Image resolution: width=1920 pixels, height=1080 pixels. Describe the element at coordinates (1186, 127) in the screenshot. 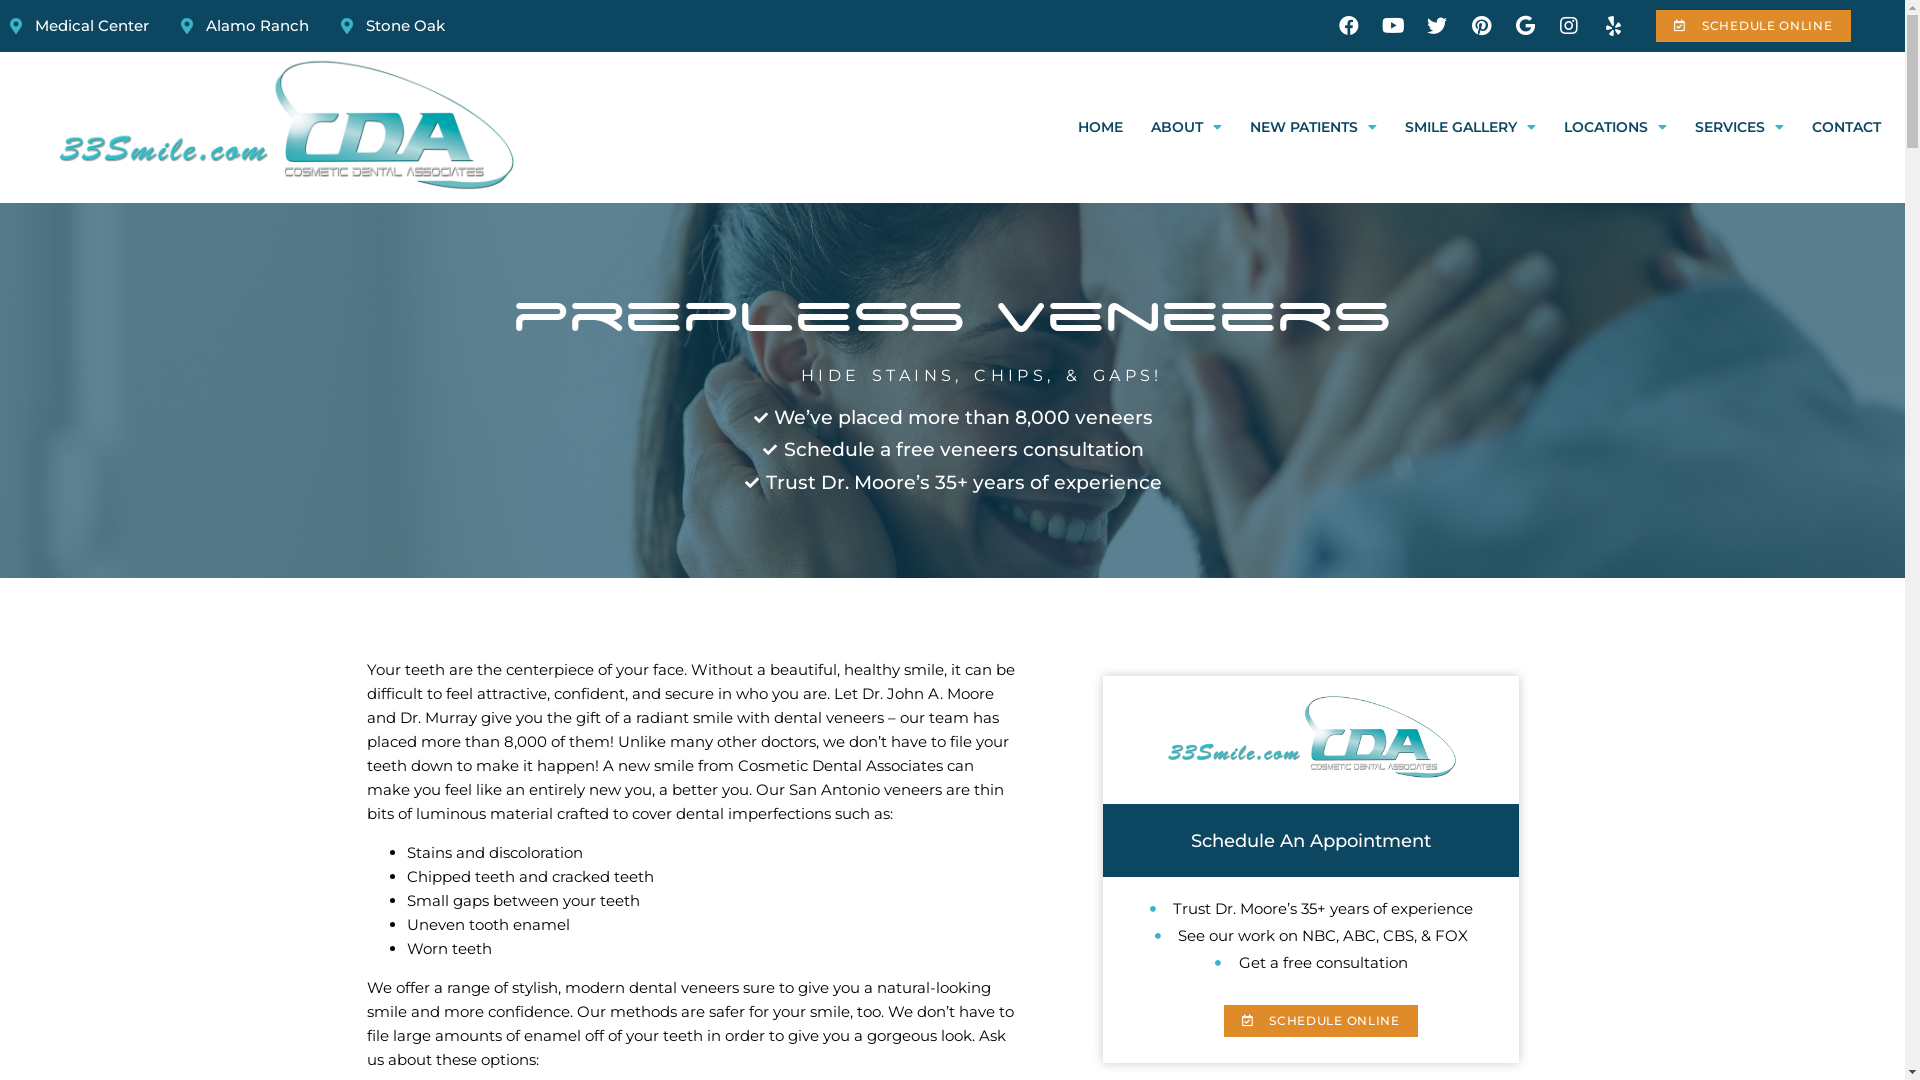

I see `'ABOUT'` at that location.